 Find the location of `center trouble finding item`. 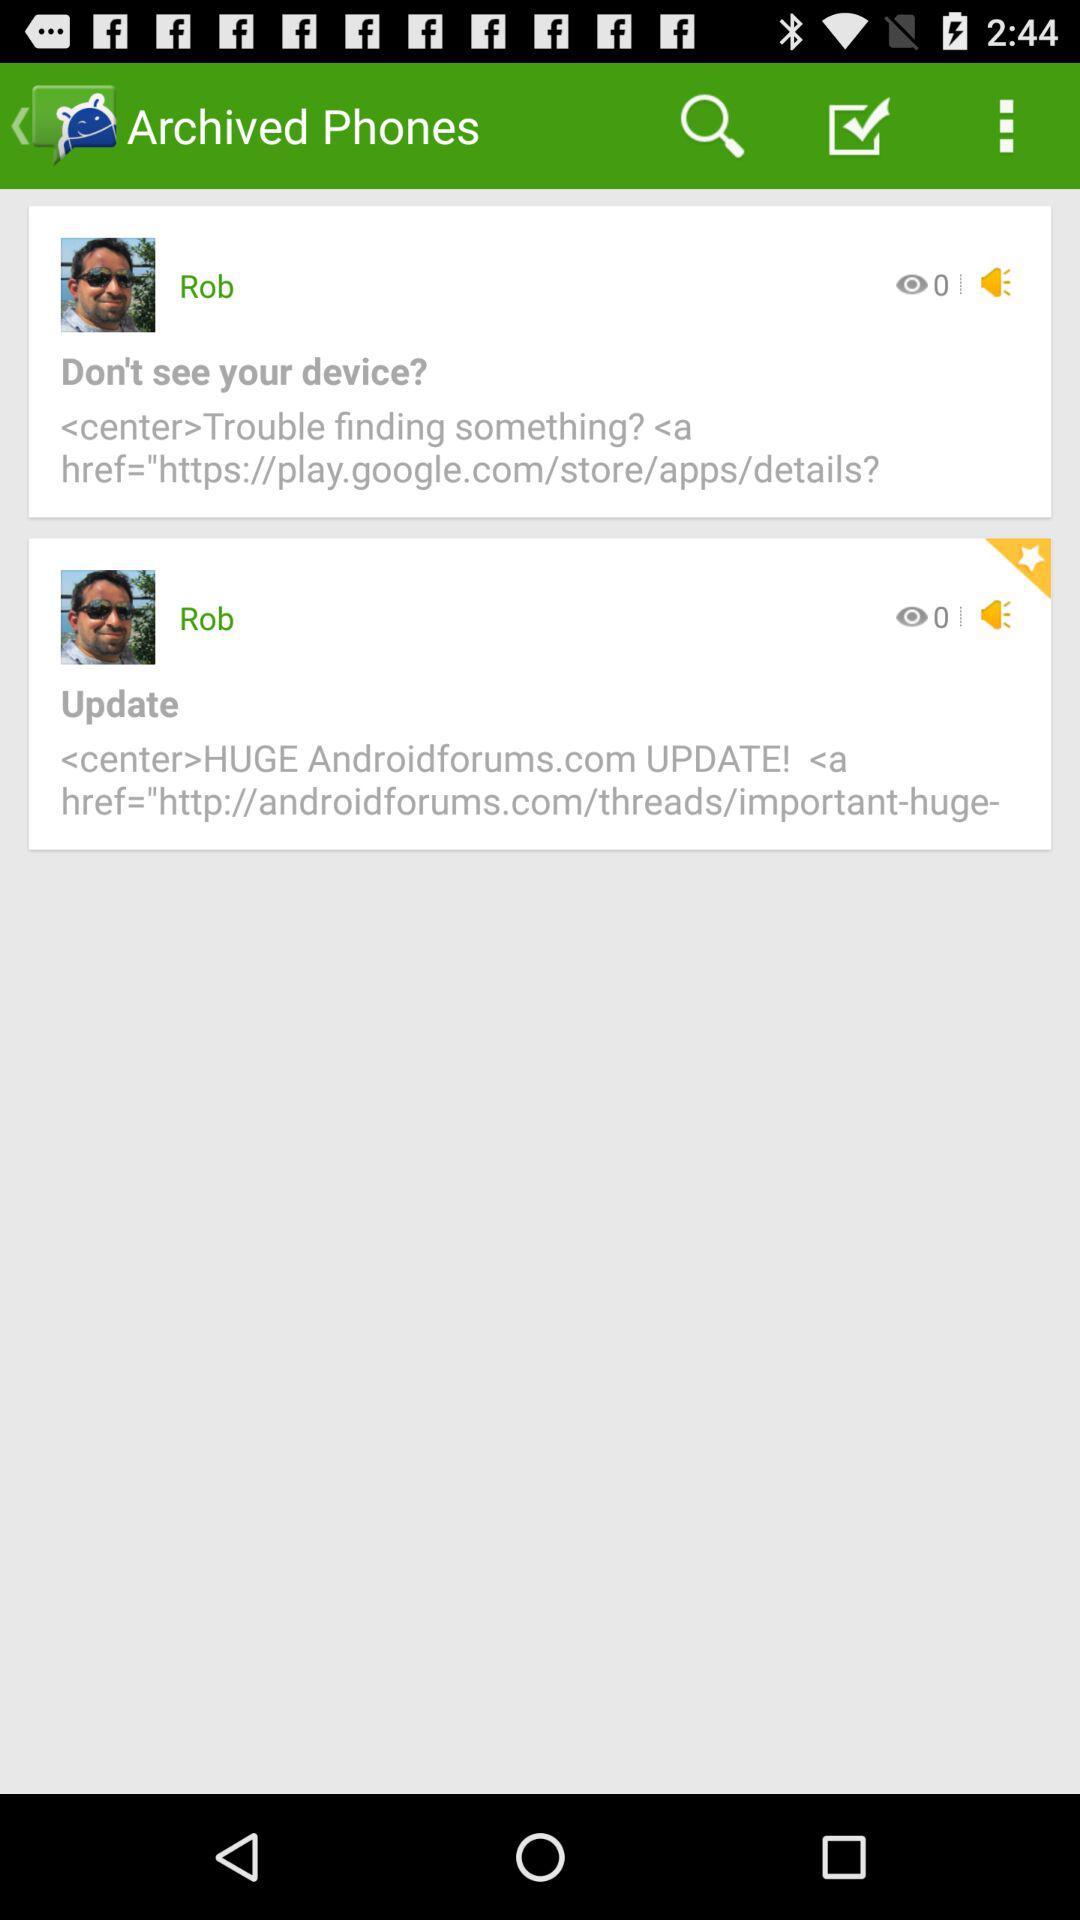

center trouble finding item is located at coordinates (540, 458).